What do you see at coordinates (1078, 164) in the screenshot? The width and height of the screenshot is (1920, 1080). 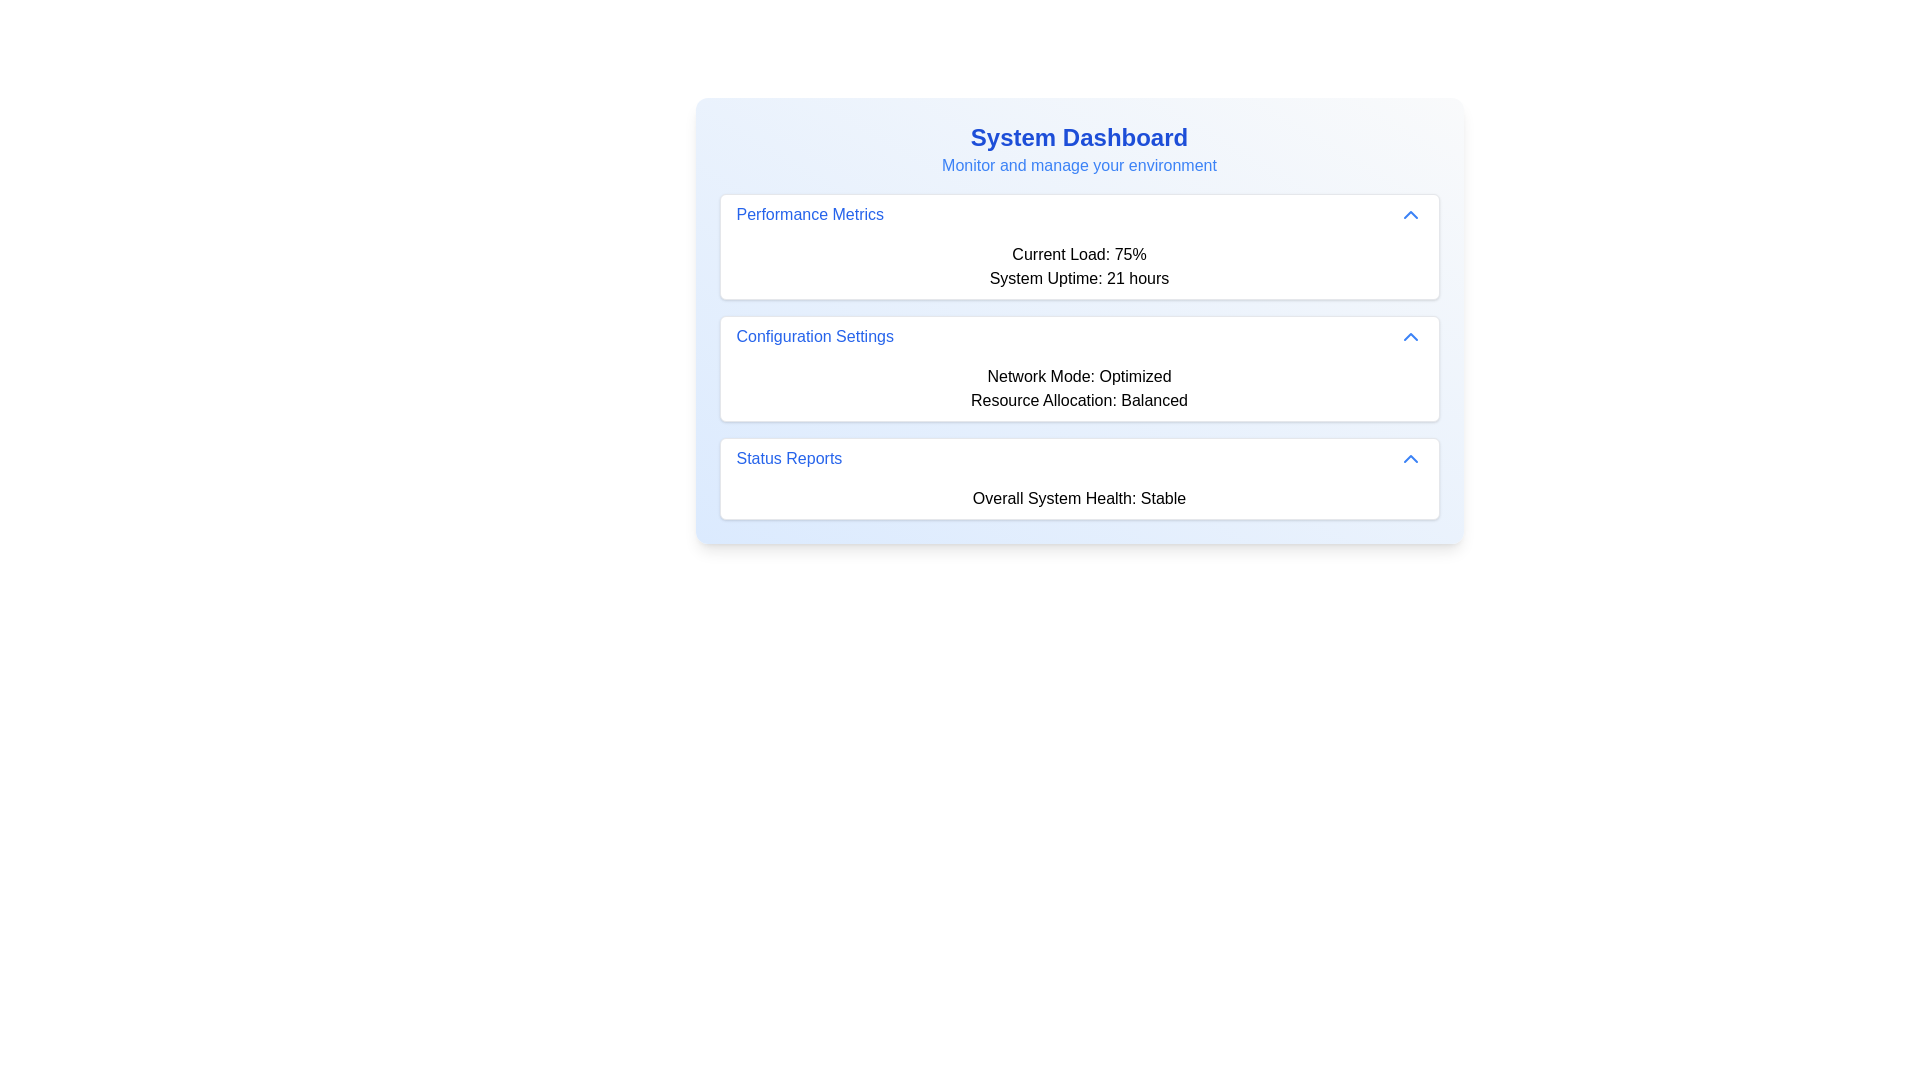 I see `the text label displaying 'Monitor and manage your environment' in blue, which is positioned directly below the 'System Dashboard' label` at bounding box center [1078, 164].